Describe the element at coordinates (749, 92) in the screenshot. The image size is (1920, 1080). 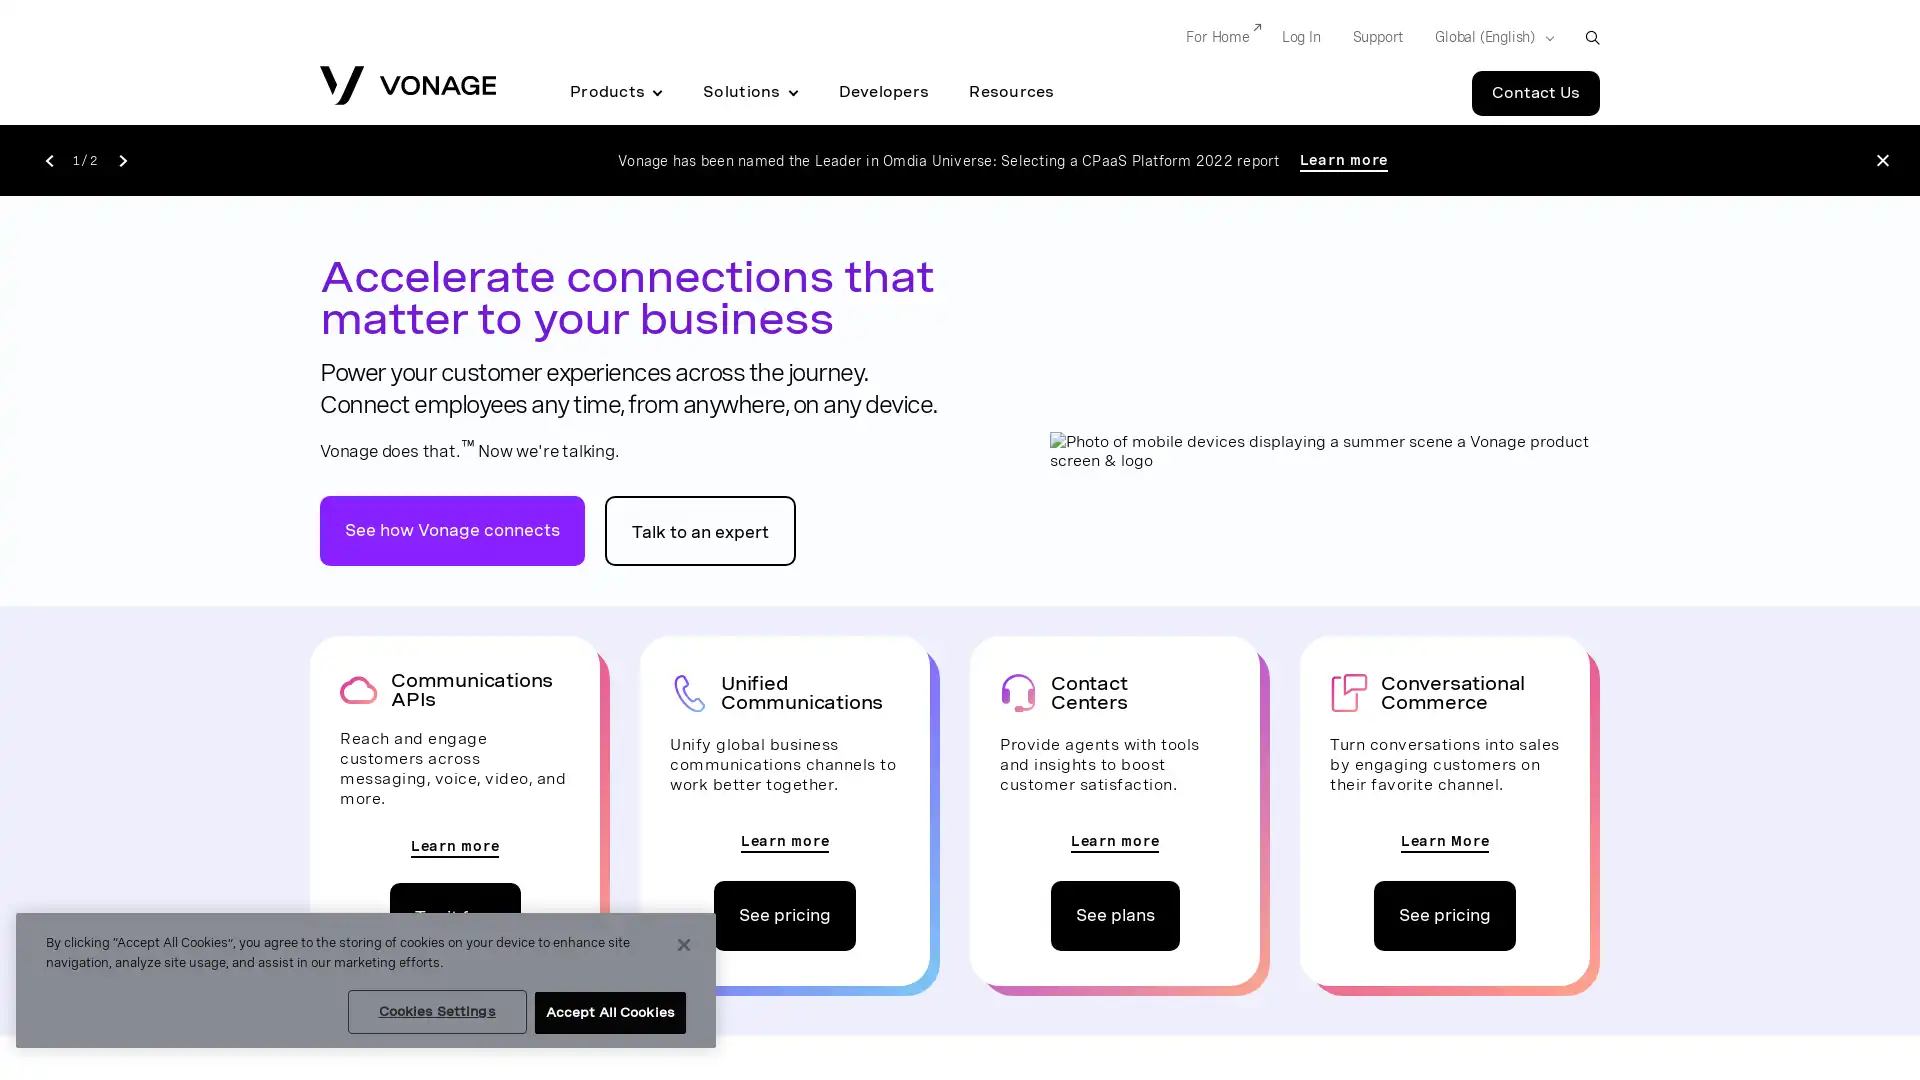
I see `Solutions` at that location.